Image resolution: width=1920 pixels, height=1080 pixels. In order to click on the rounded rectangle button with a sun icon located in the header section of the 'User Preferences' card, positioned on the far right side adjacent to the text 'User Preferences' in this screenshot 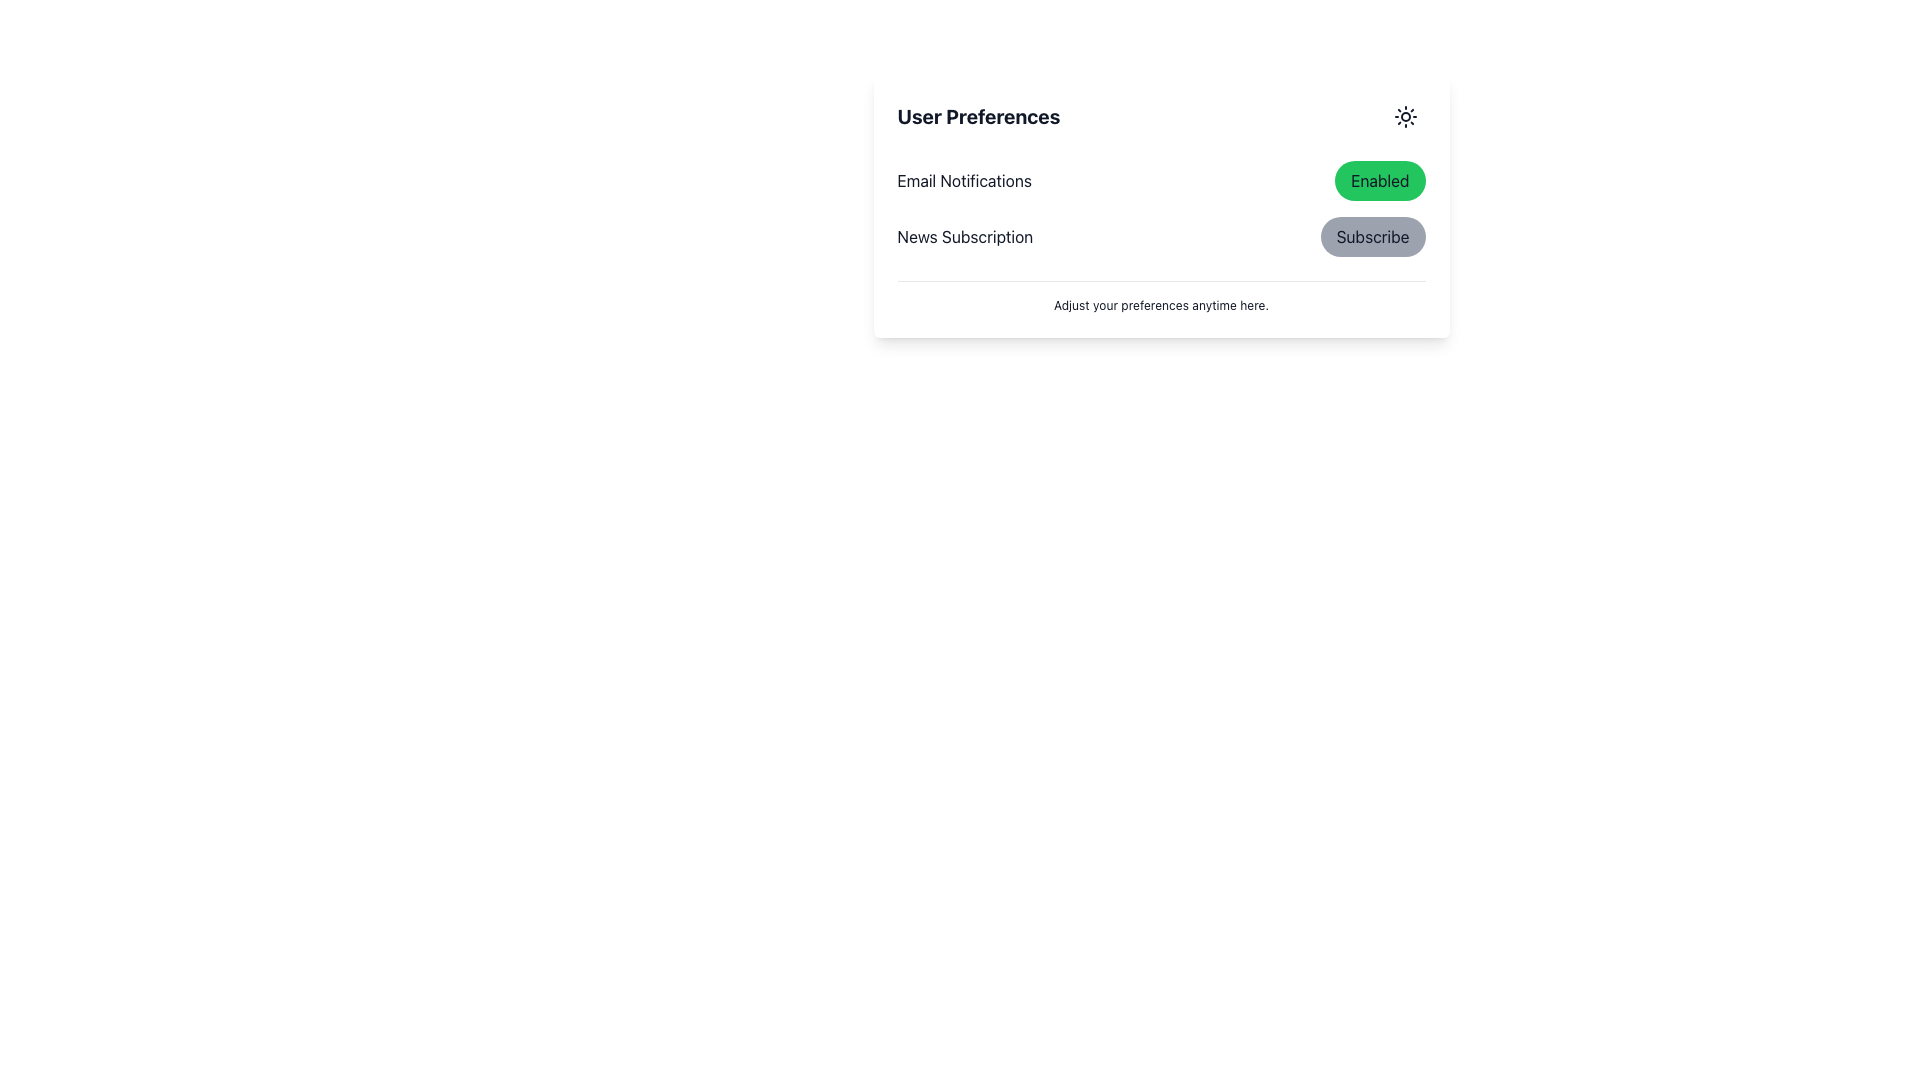, I will do `click(1404, 116)`.